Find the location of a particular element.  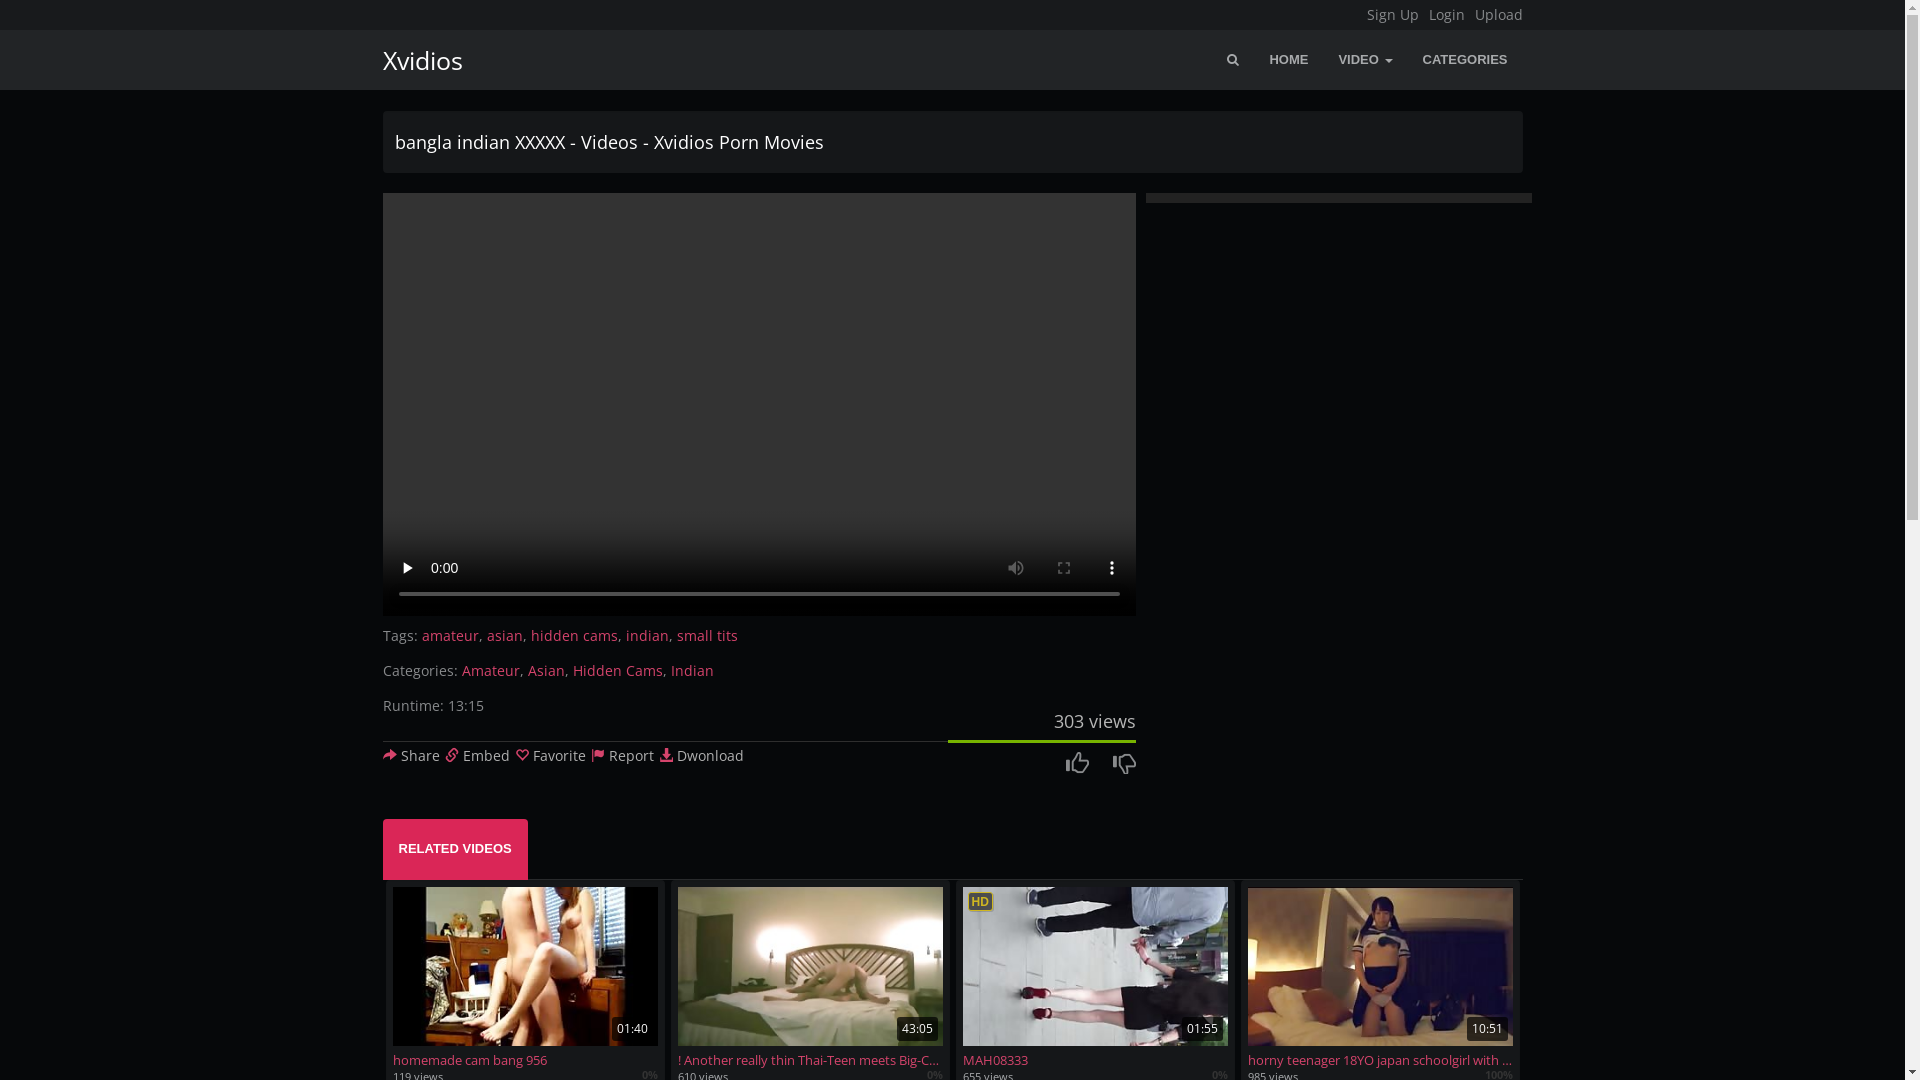

'01:40 is located at coordinates (524, 977).